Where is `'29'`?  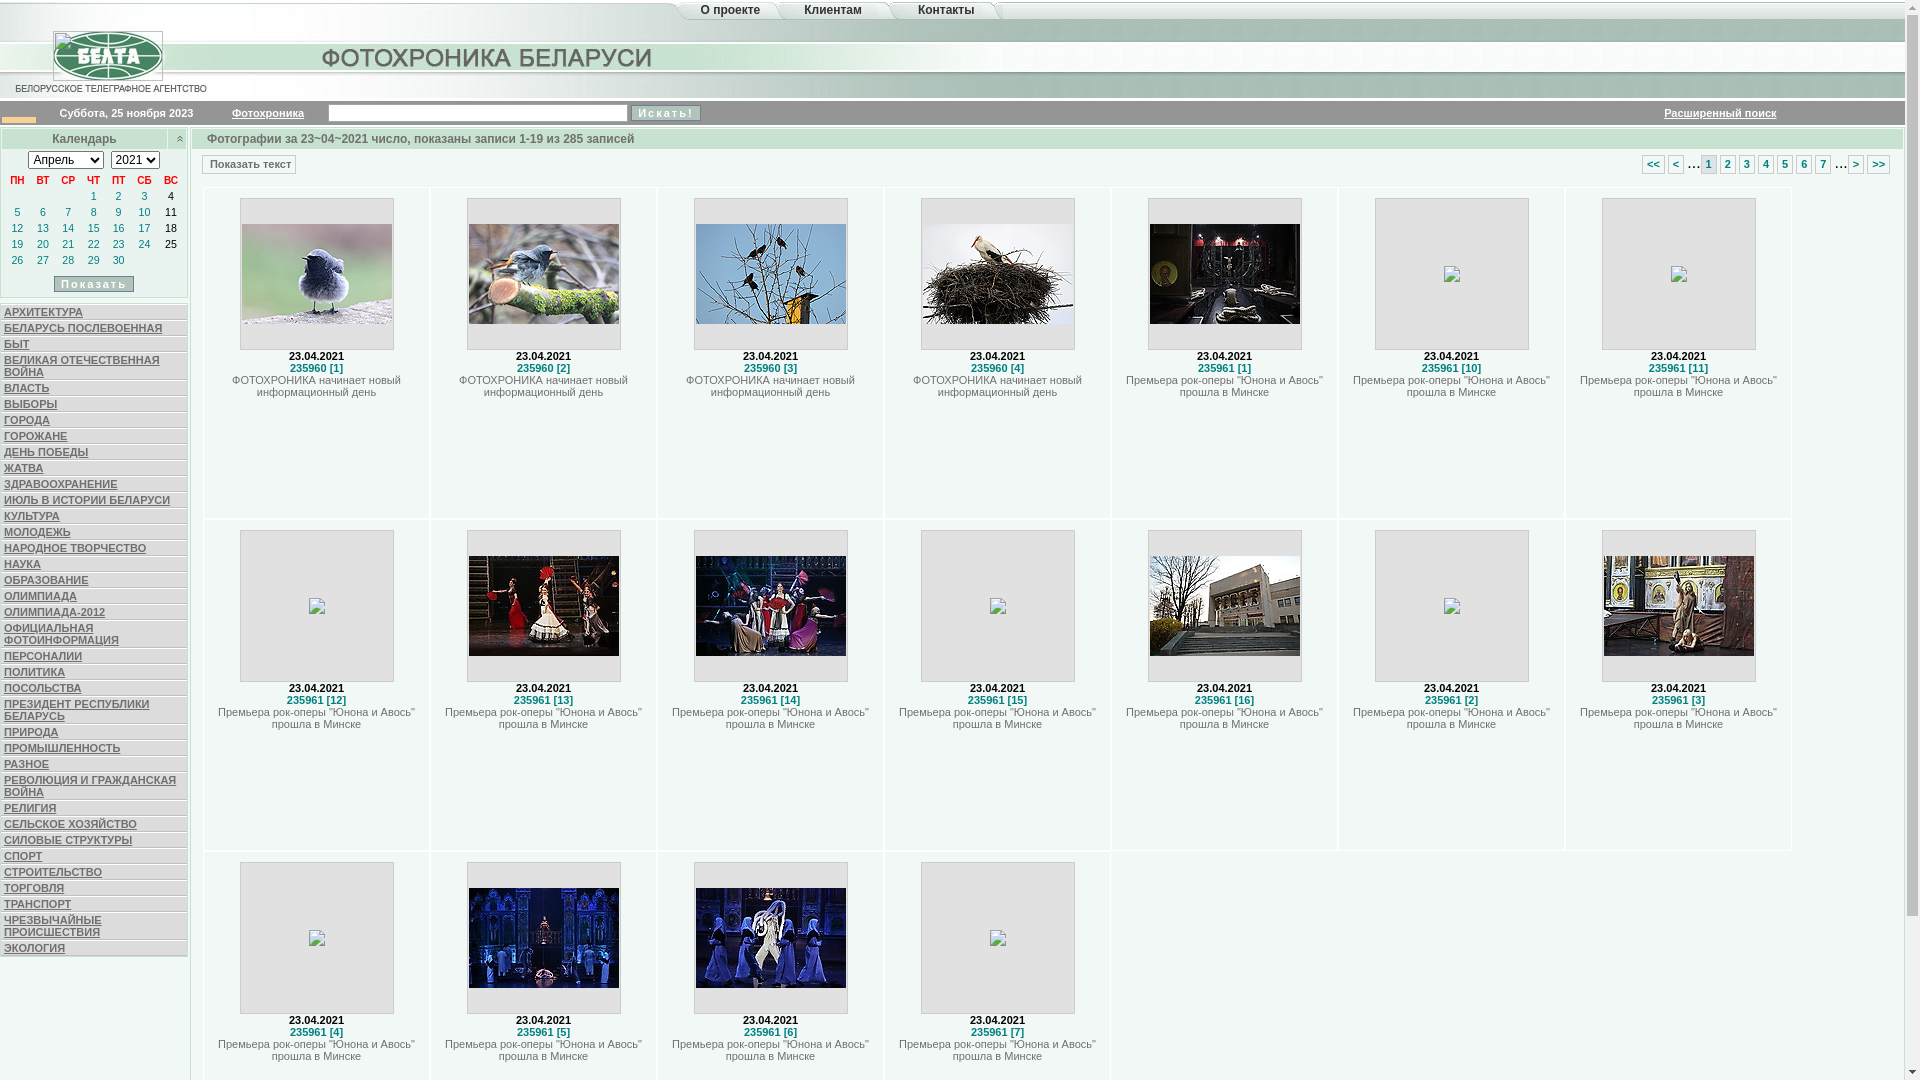
'29' is located at coordinates (93, 258).